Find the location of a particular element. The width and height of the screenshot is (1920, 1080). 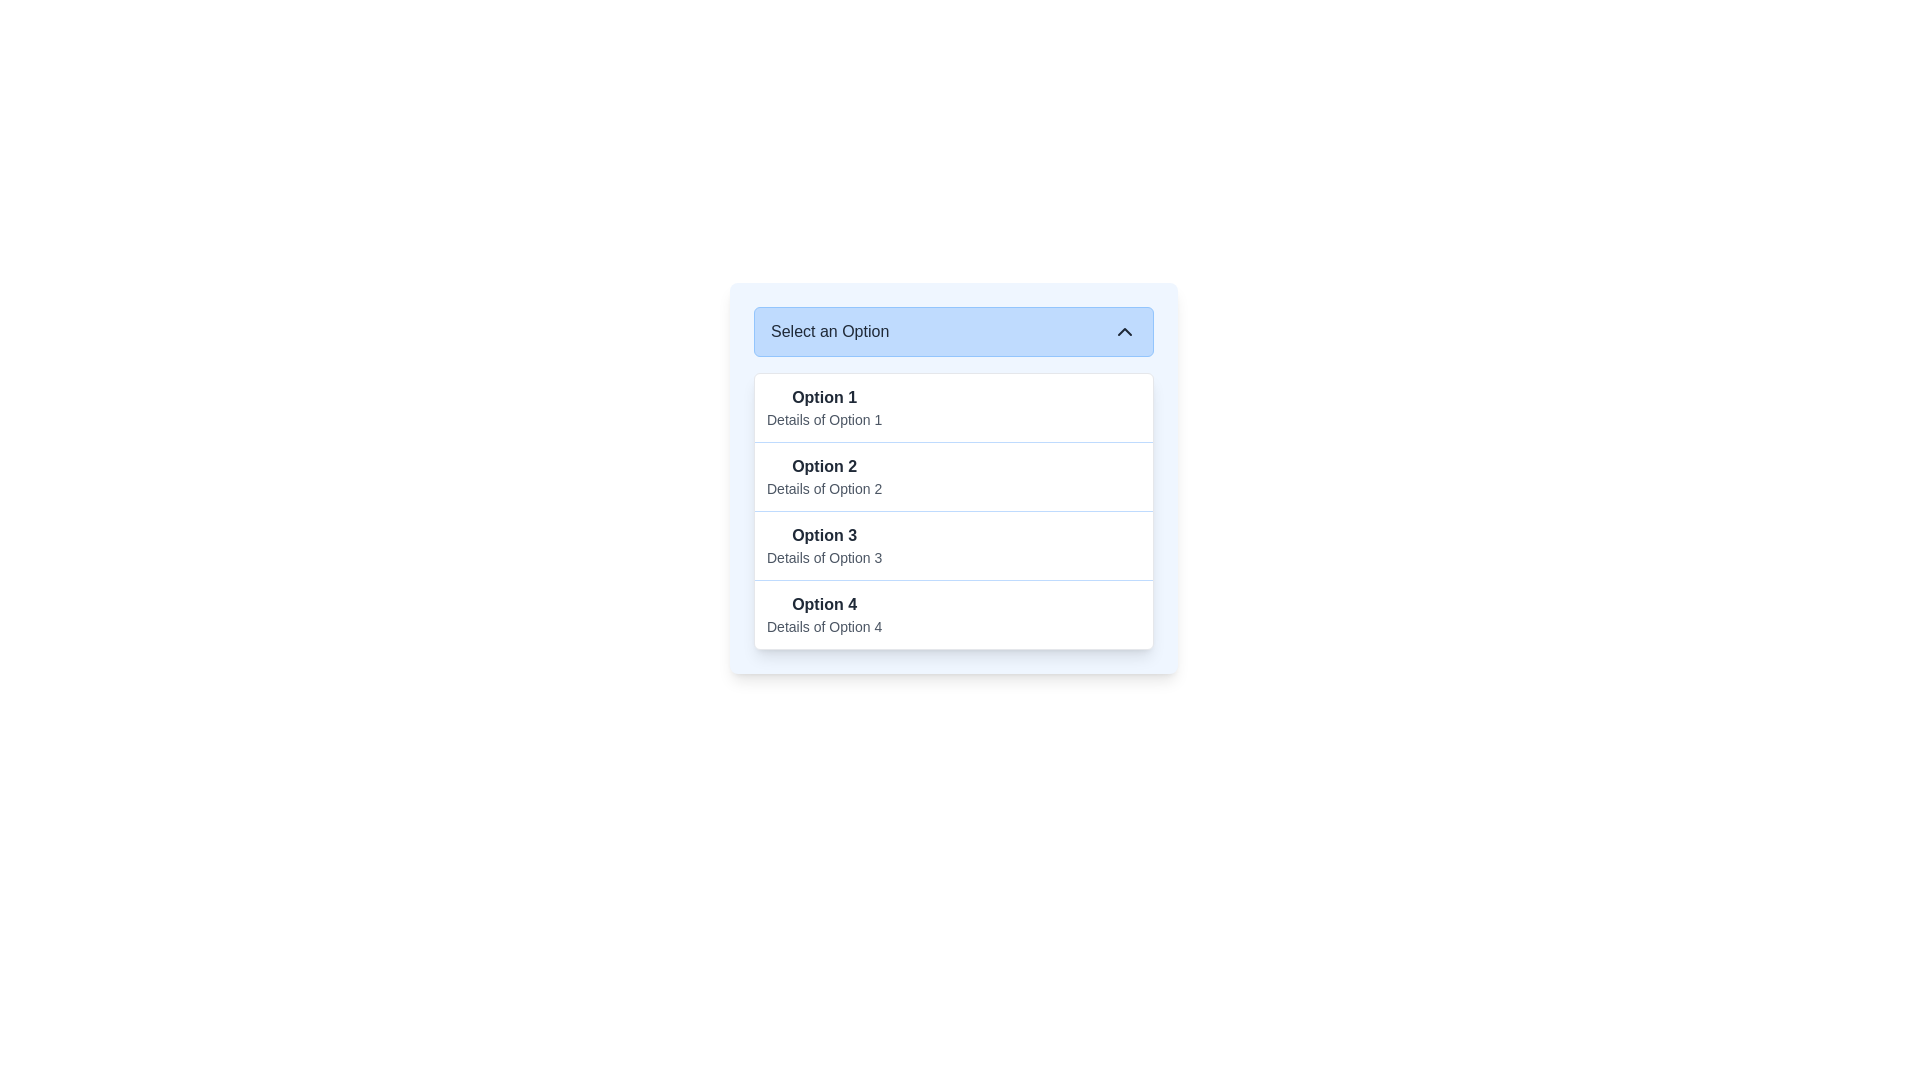

to select the 'Option 3' item in the dropdown menu, which displays 'Option 3' in bold above 'Details of Option 3' is located at coordinates (824, 546).